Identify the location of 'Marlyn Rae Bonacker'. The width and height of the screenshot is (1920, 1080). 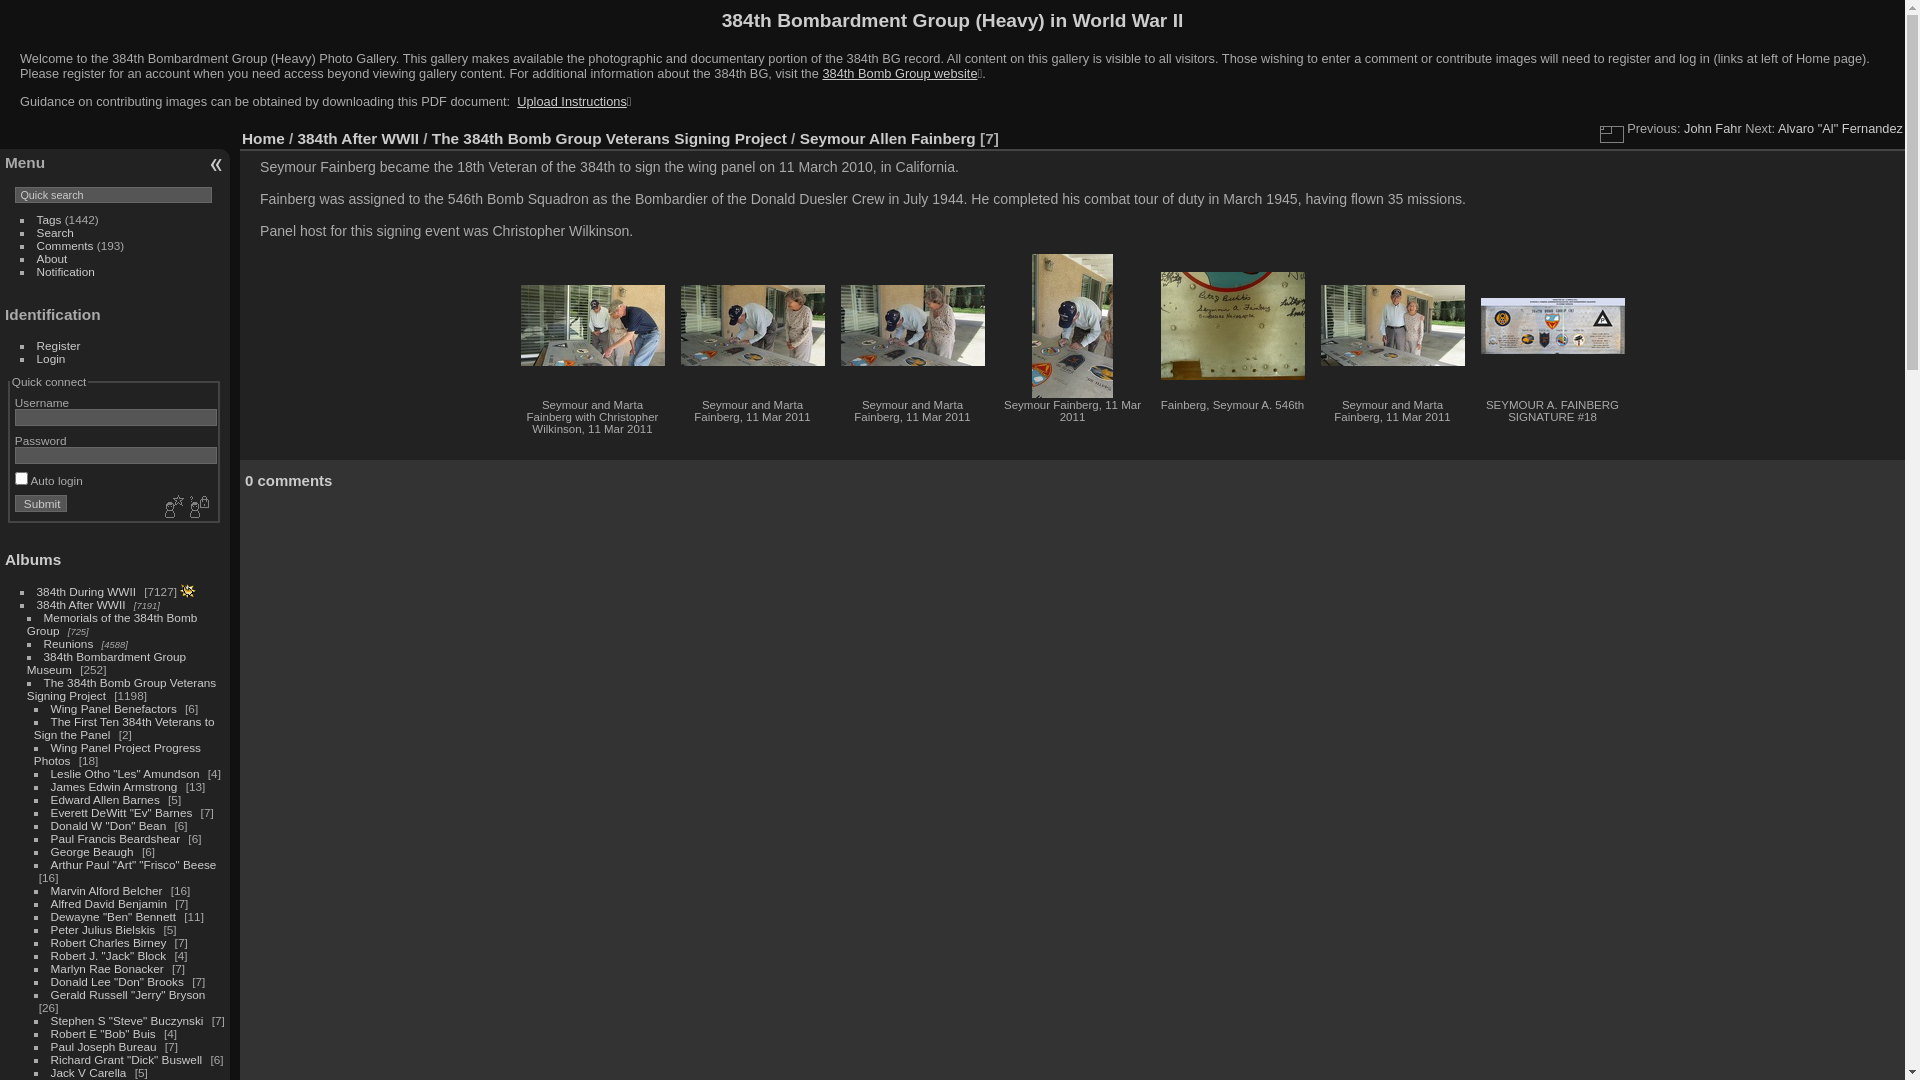
(106, 967).